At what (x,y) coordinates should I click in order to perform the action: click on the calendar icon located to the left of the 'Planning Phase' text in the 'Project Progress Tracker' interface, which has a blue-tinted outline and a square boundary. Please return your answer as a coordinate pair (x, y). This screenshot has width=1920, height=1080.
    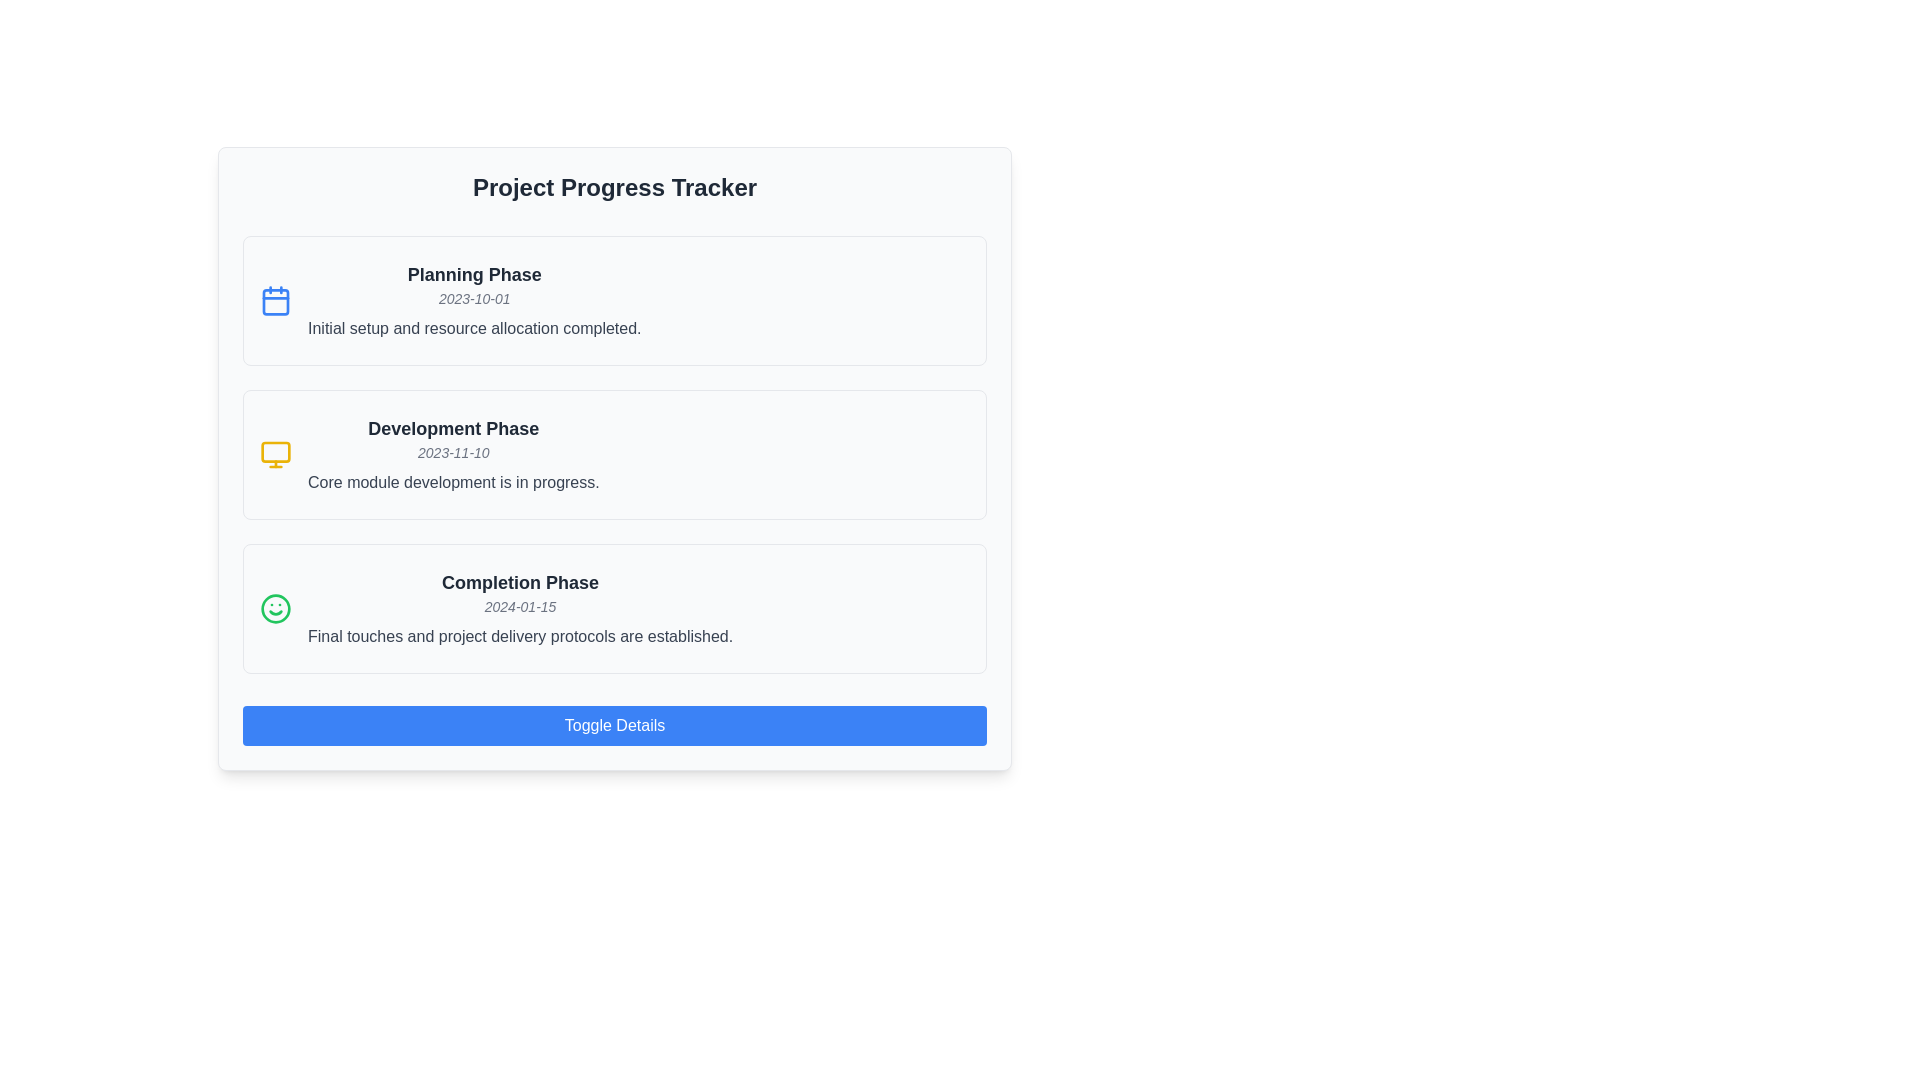
    Looking at the image, I should click on (274, 300).